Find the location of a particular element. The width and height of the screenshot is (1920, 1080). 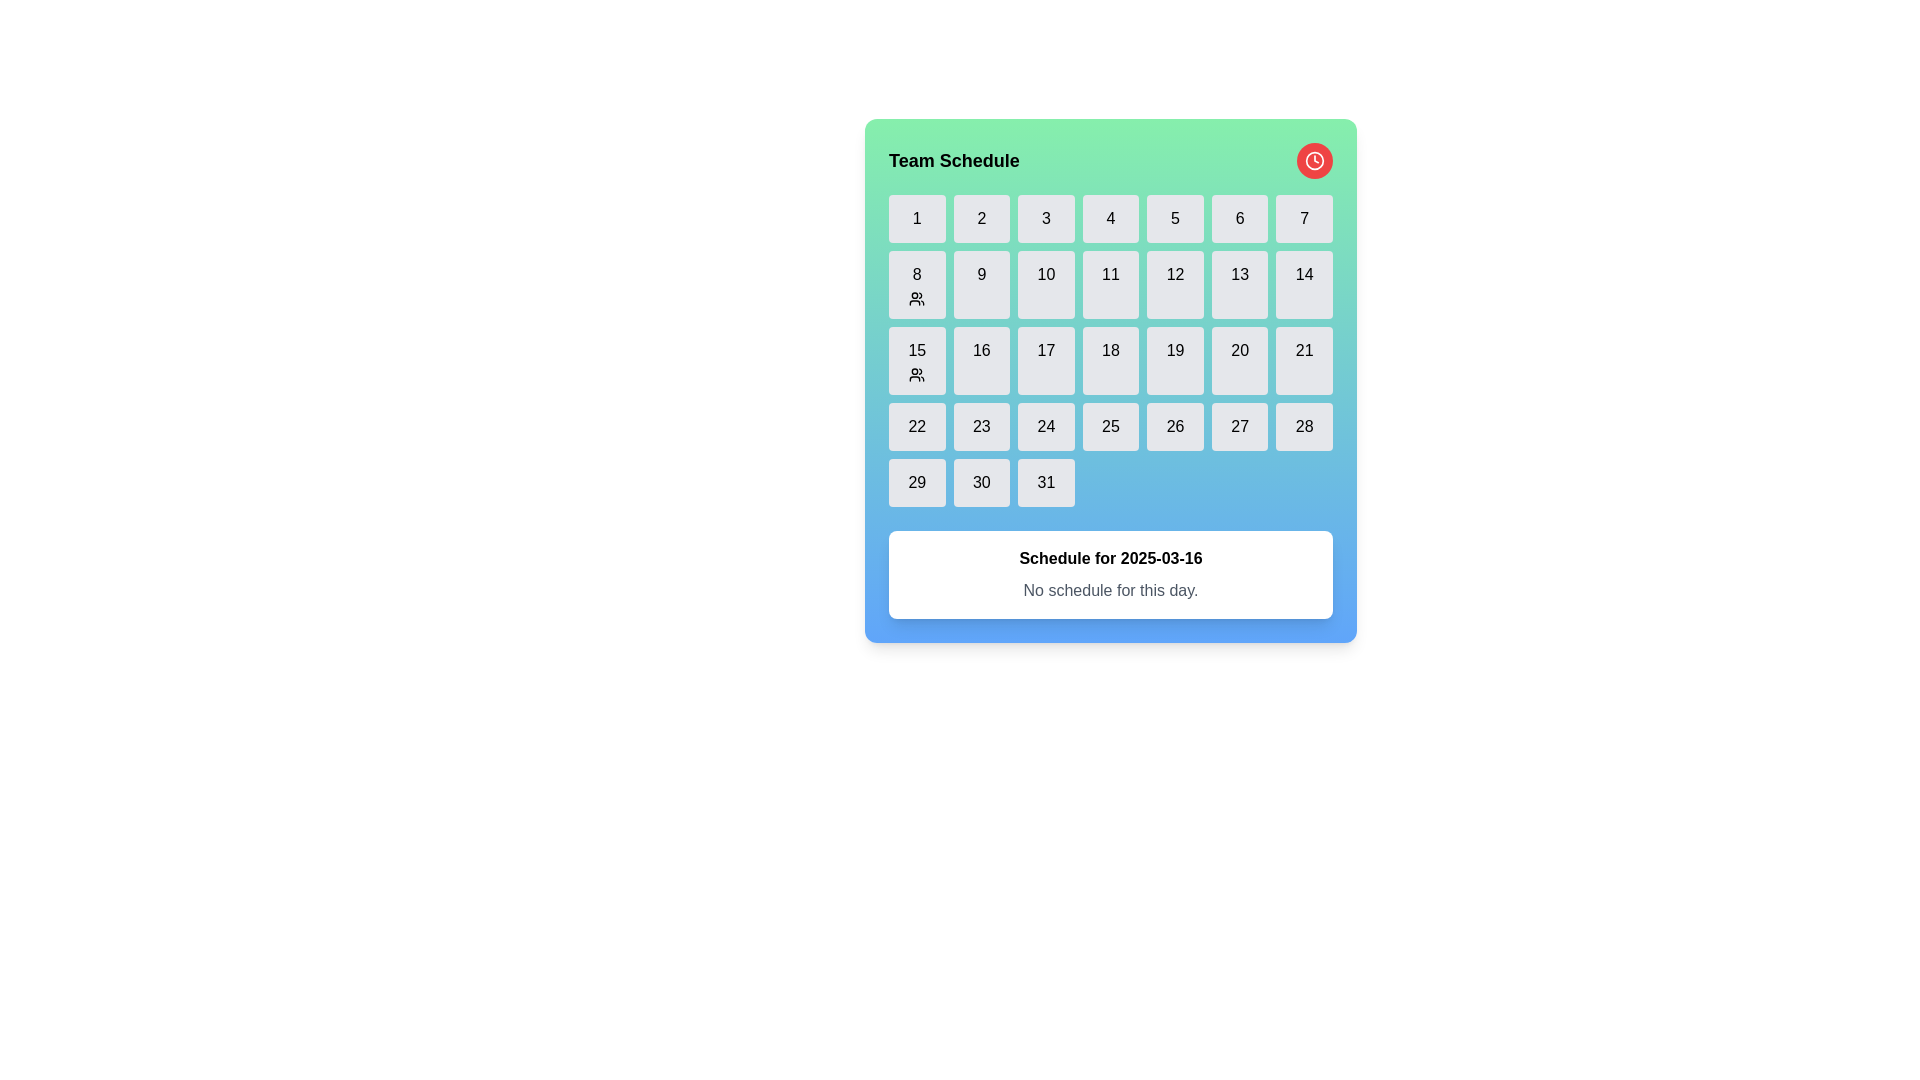

a specific date within the grid-based calendar layout located below the 'Team Schedule' header is located at coordinates (1109, 350).